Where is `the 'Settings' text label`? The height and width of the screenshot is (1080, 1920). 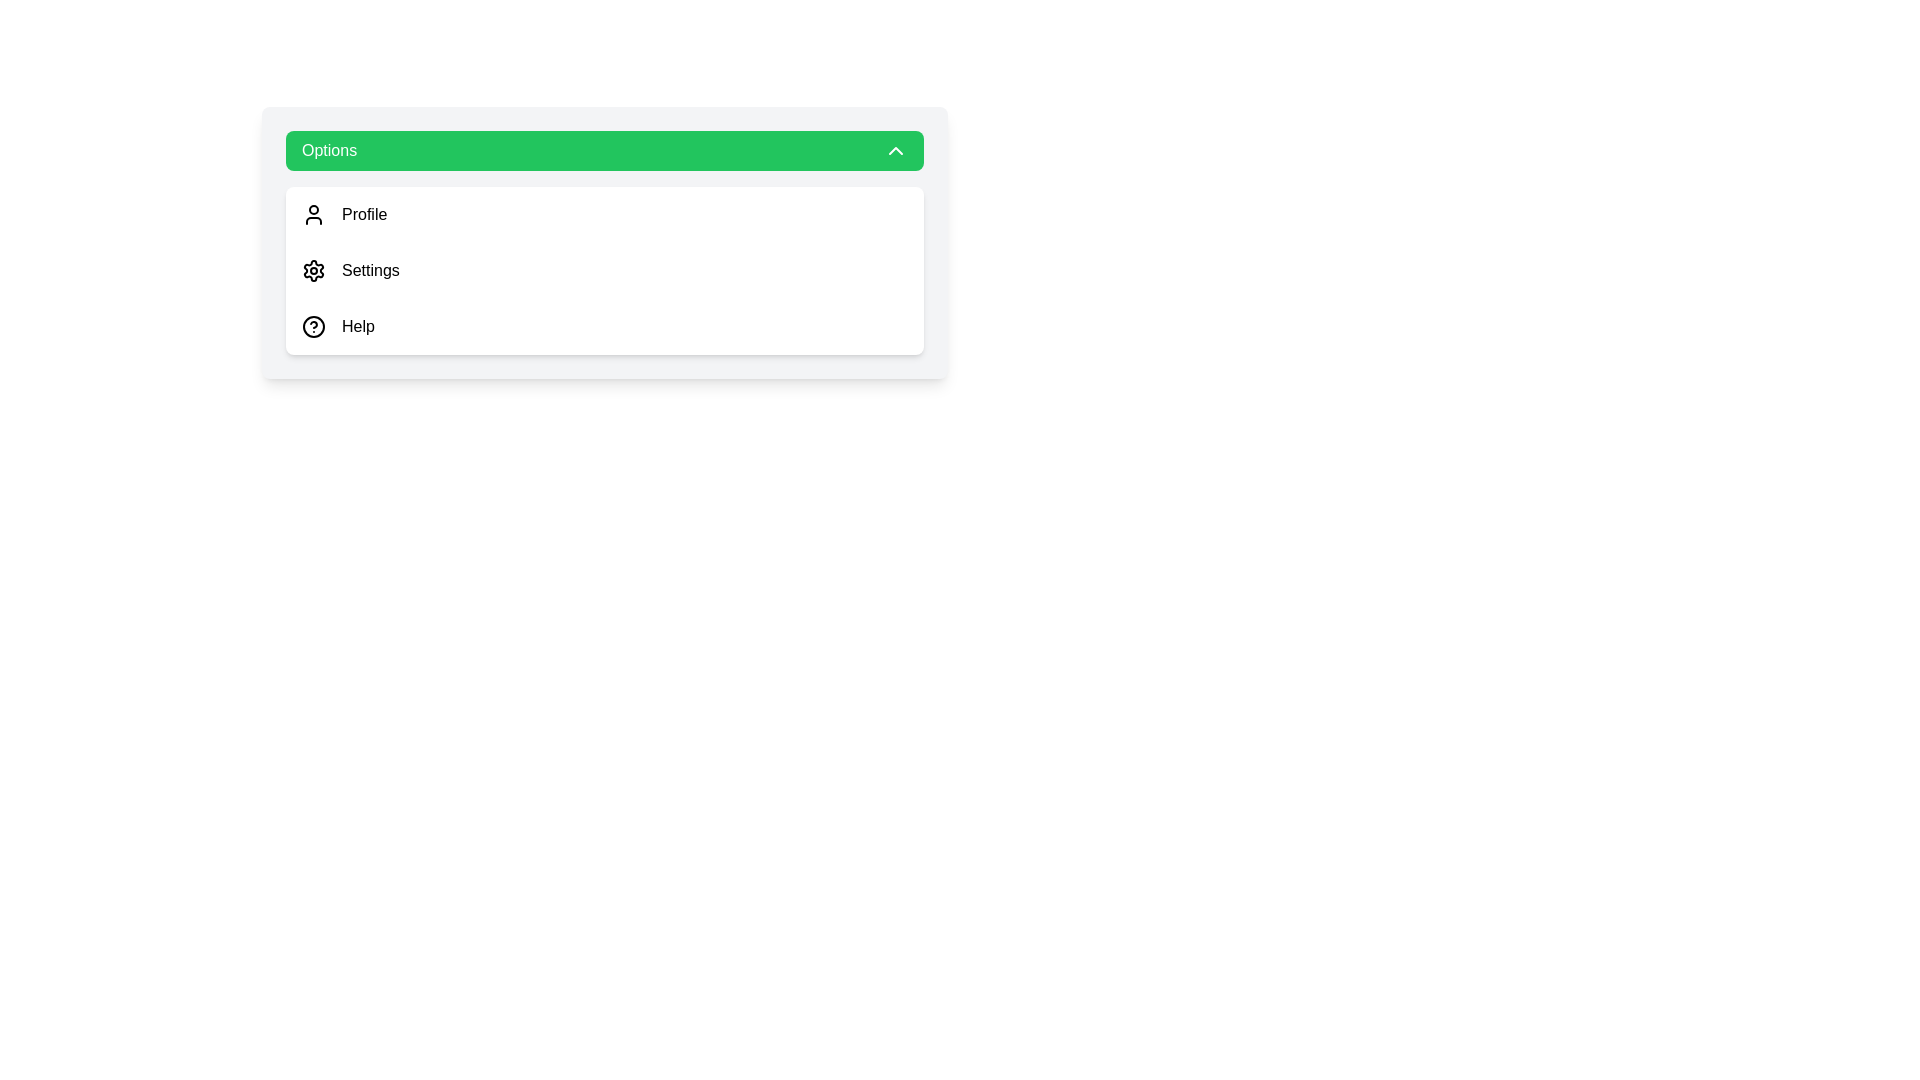 the 'Settings' text label is located at coordinates (370, 270).